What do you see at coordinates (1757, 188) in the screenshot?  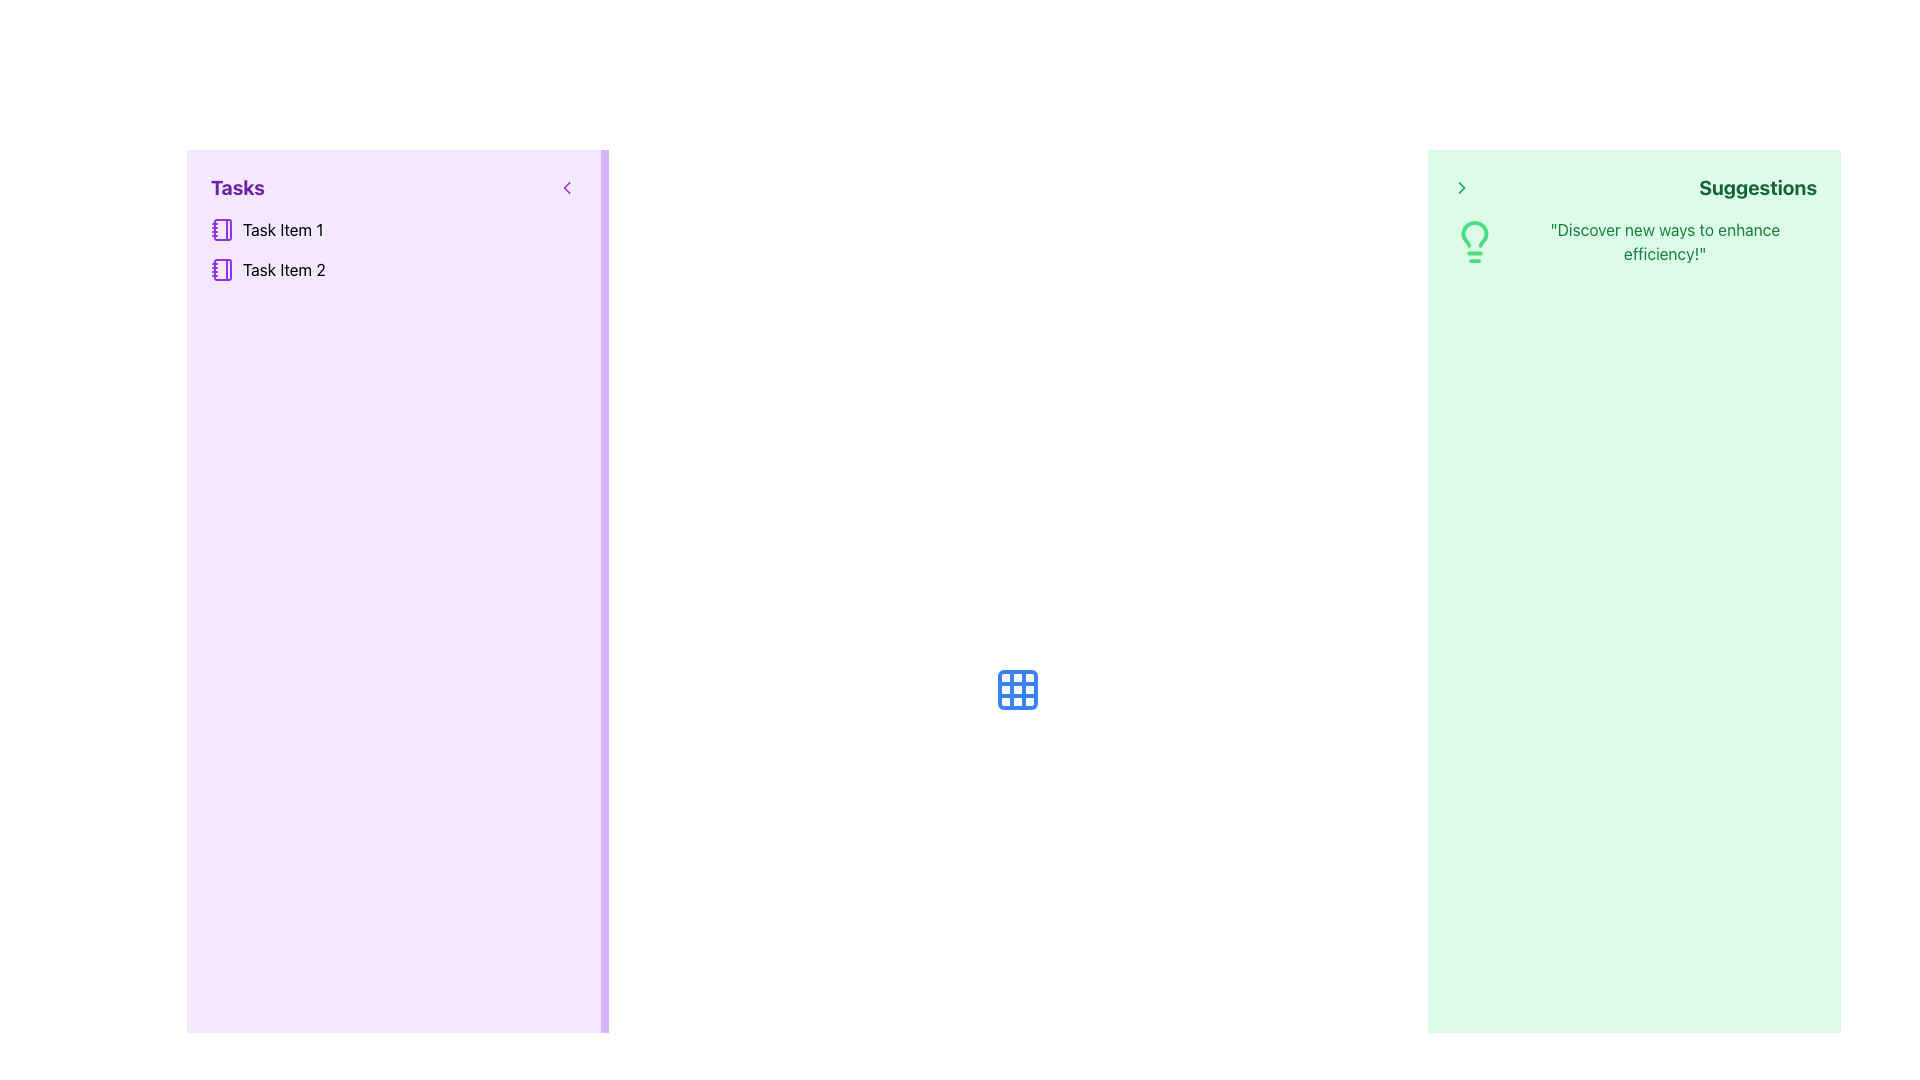 I see `the bold green text label reading 'Suggestions' located in the top-right corner of the green panel` at bounding box center [1757, 188].